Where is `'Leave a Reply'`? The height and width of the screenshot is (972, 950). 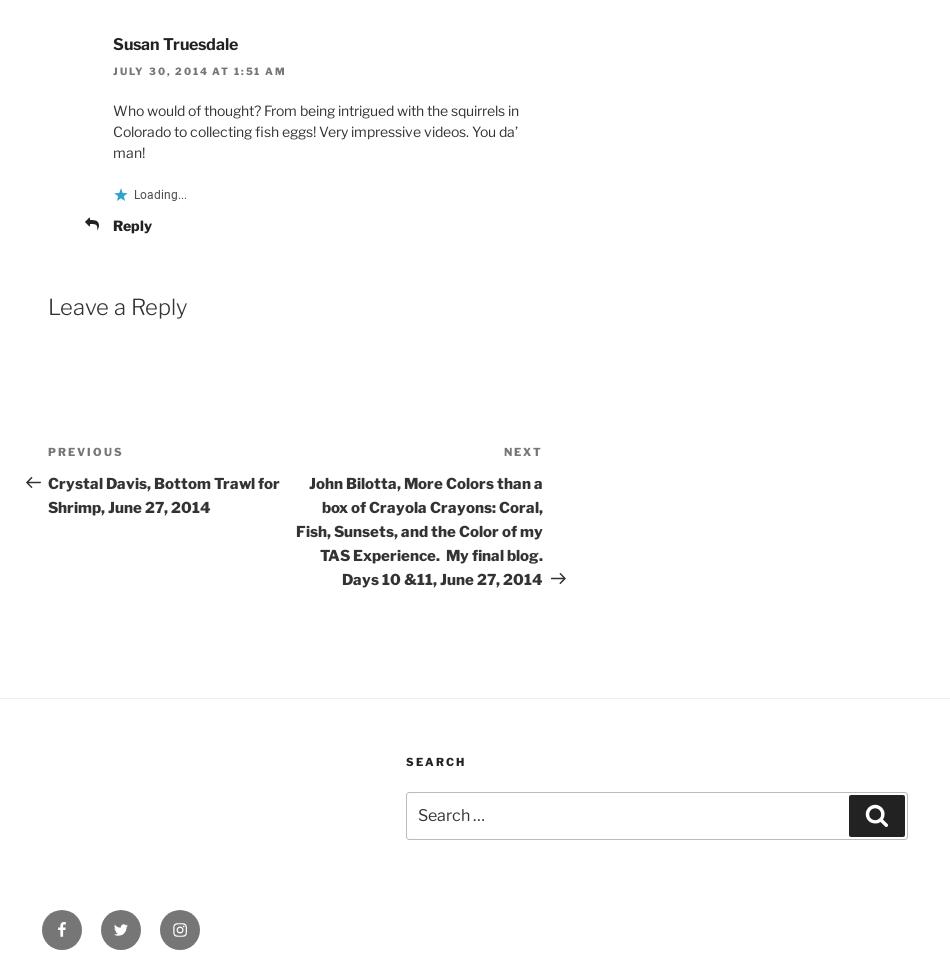 'Leave a Reply' is located at coordinates (117, 304).